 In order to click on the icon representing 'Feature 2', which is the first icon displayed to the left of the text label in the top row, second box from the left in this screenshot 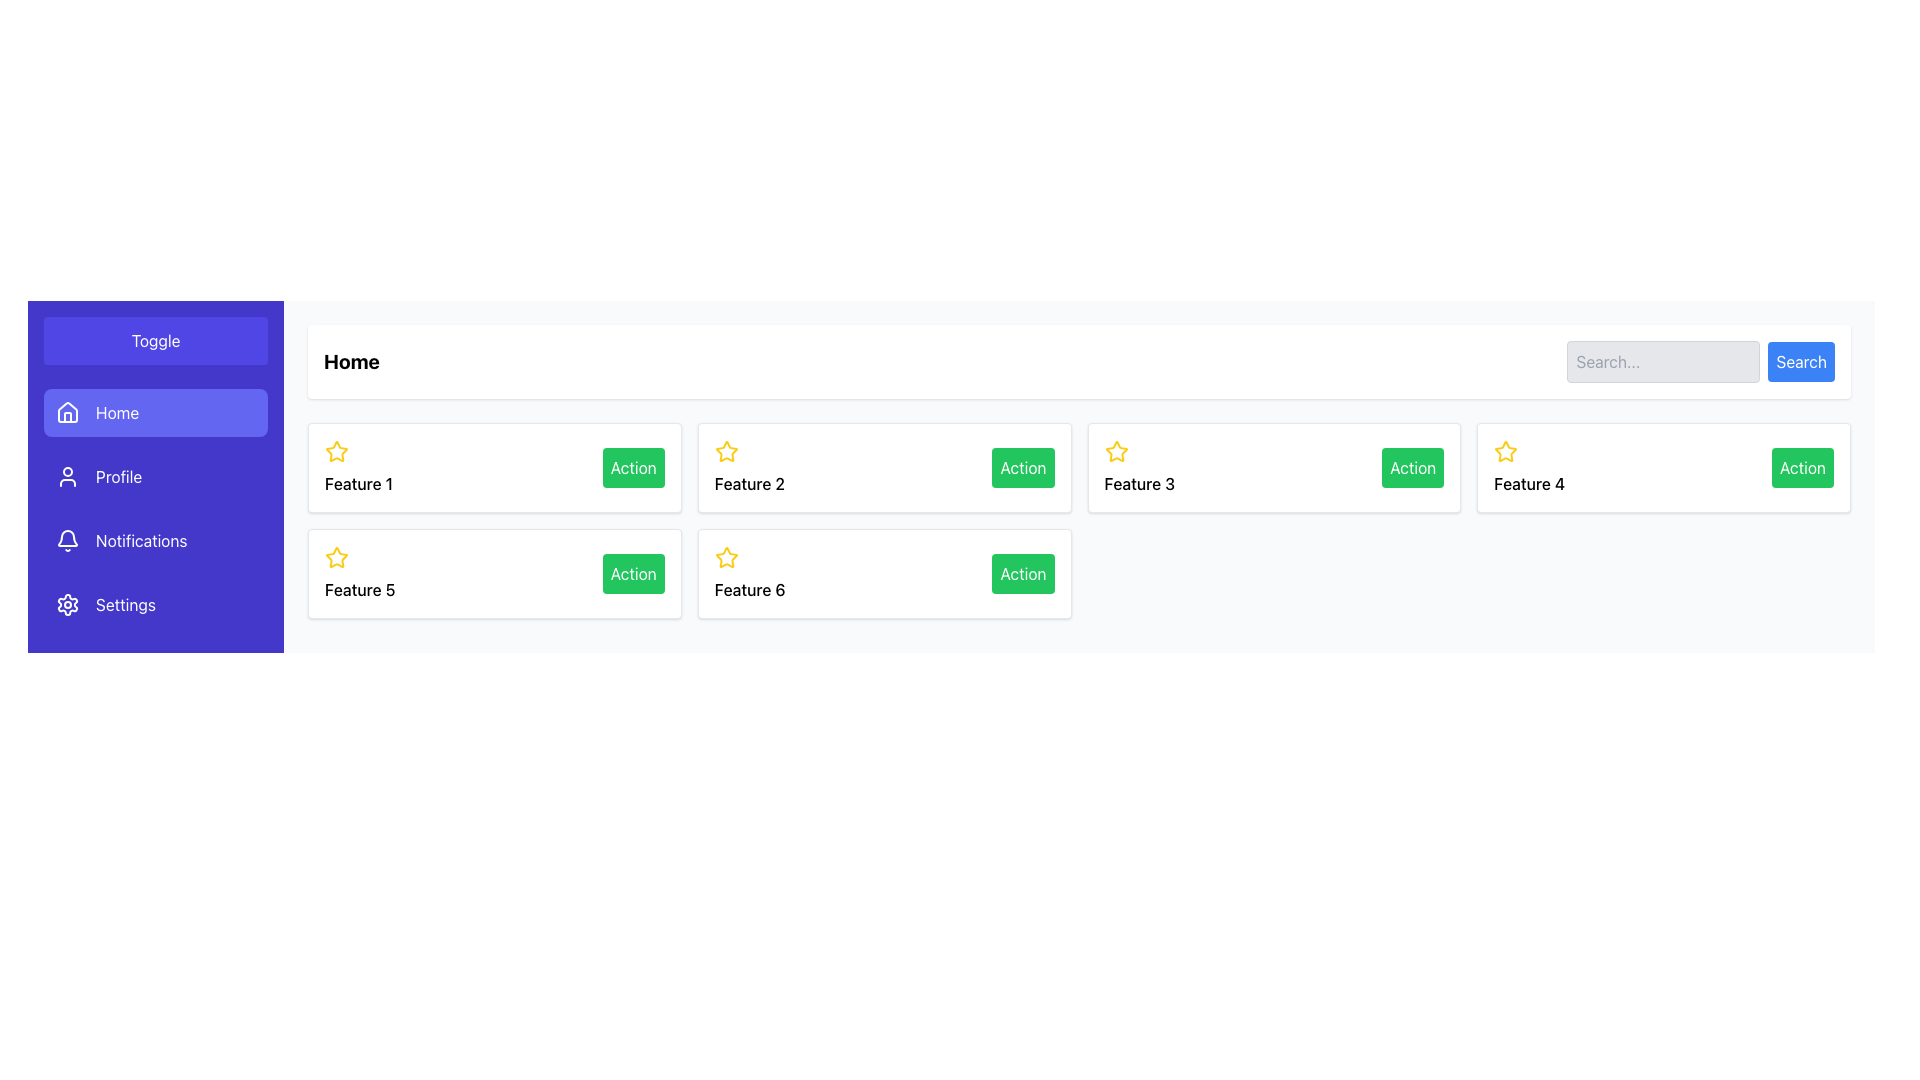, I will do `click(725, 451)`.